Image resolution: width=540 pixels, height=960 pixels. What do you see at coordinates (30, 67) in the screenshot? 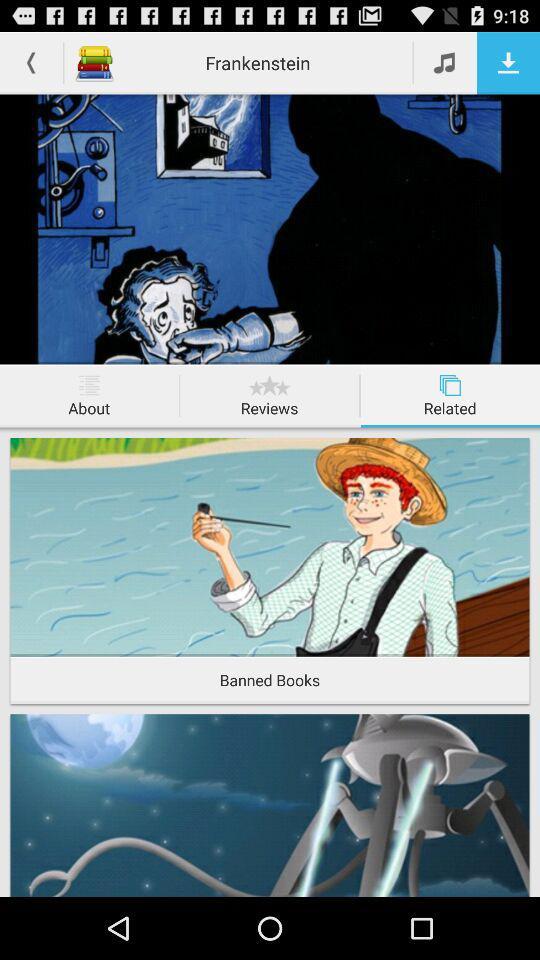
I see `the arrow_backward icon` at bounding box center [30, 67].